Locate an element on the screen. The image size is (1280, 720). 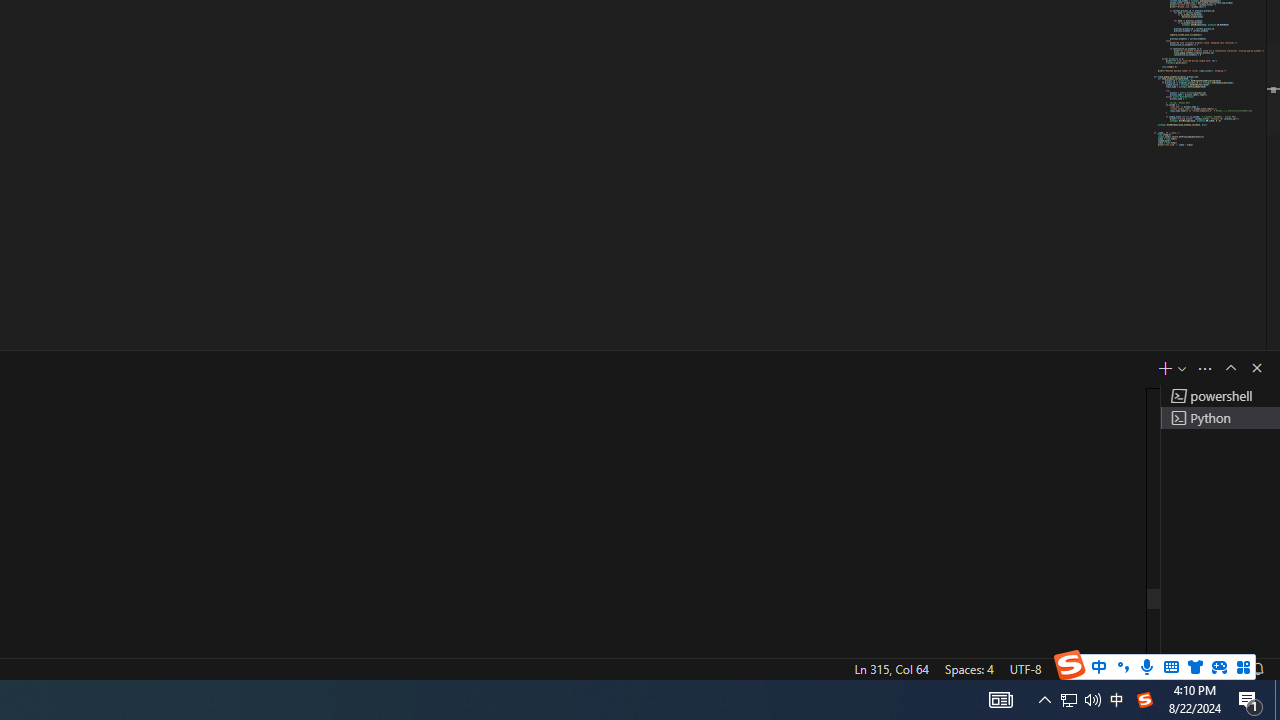
'Spaces: 4' is located at coordinates (968, 668).